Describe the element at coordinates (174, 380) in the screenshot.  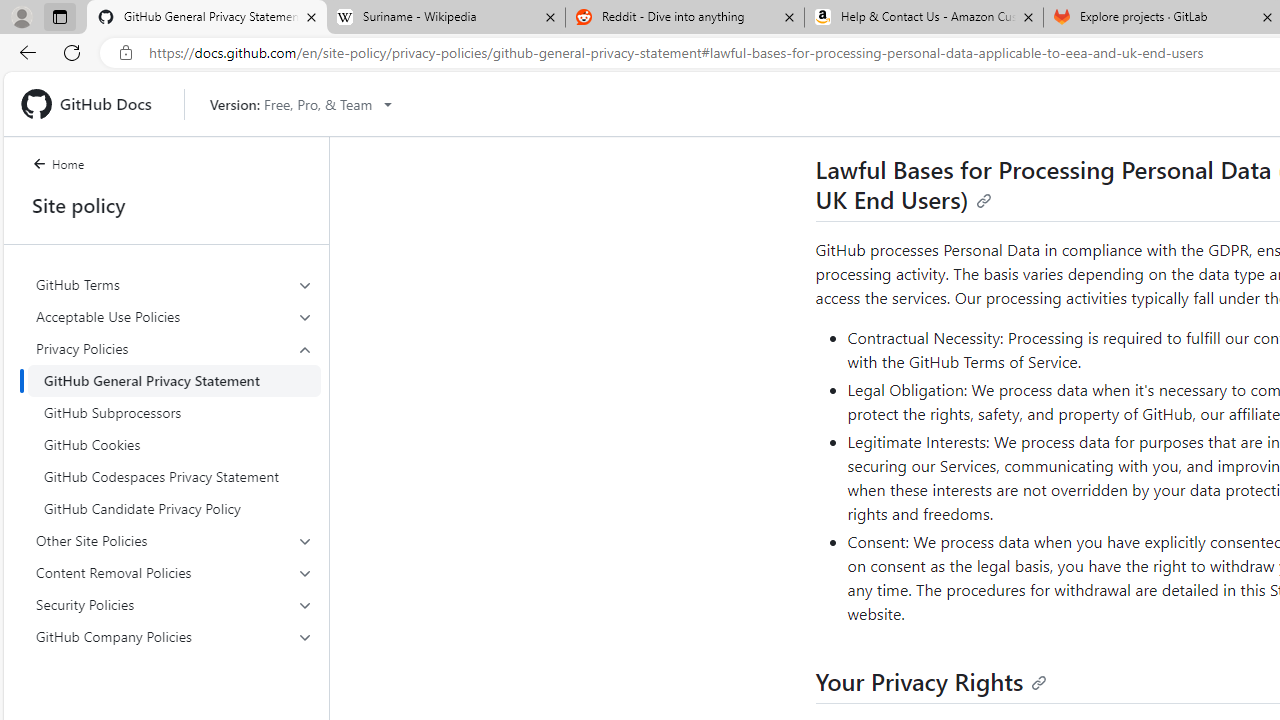
I see `'GitHub General Privacy Statement'` at that location.